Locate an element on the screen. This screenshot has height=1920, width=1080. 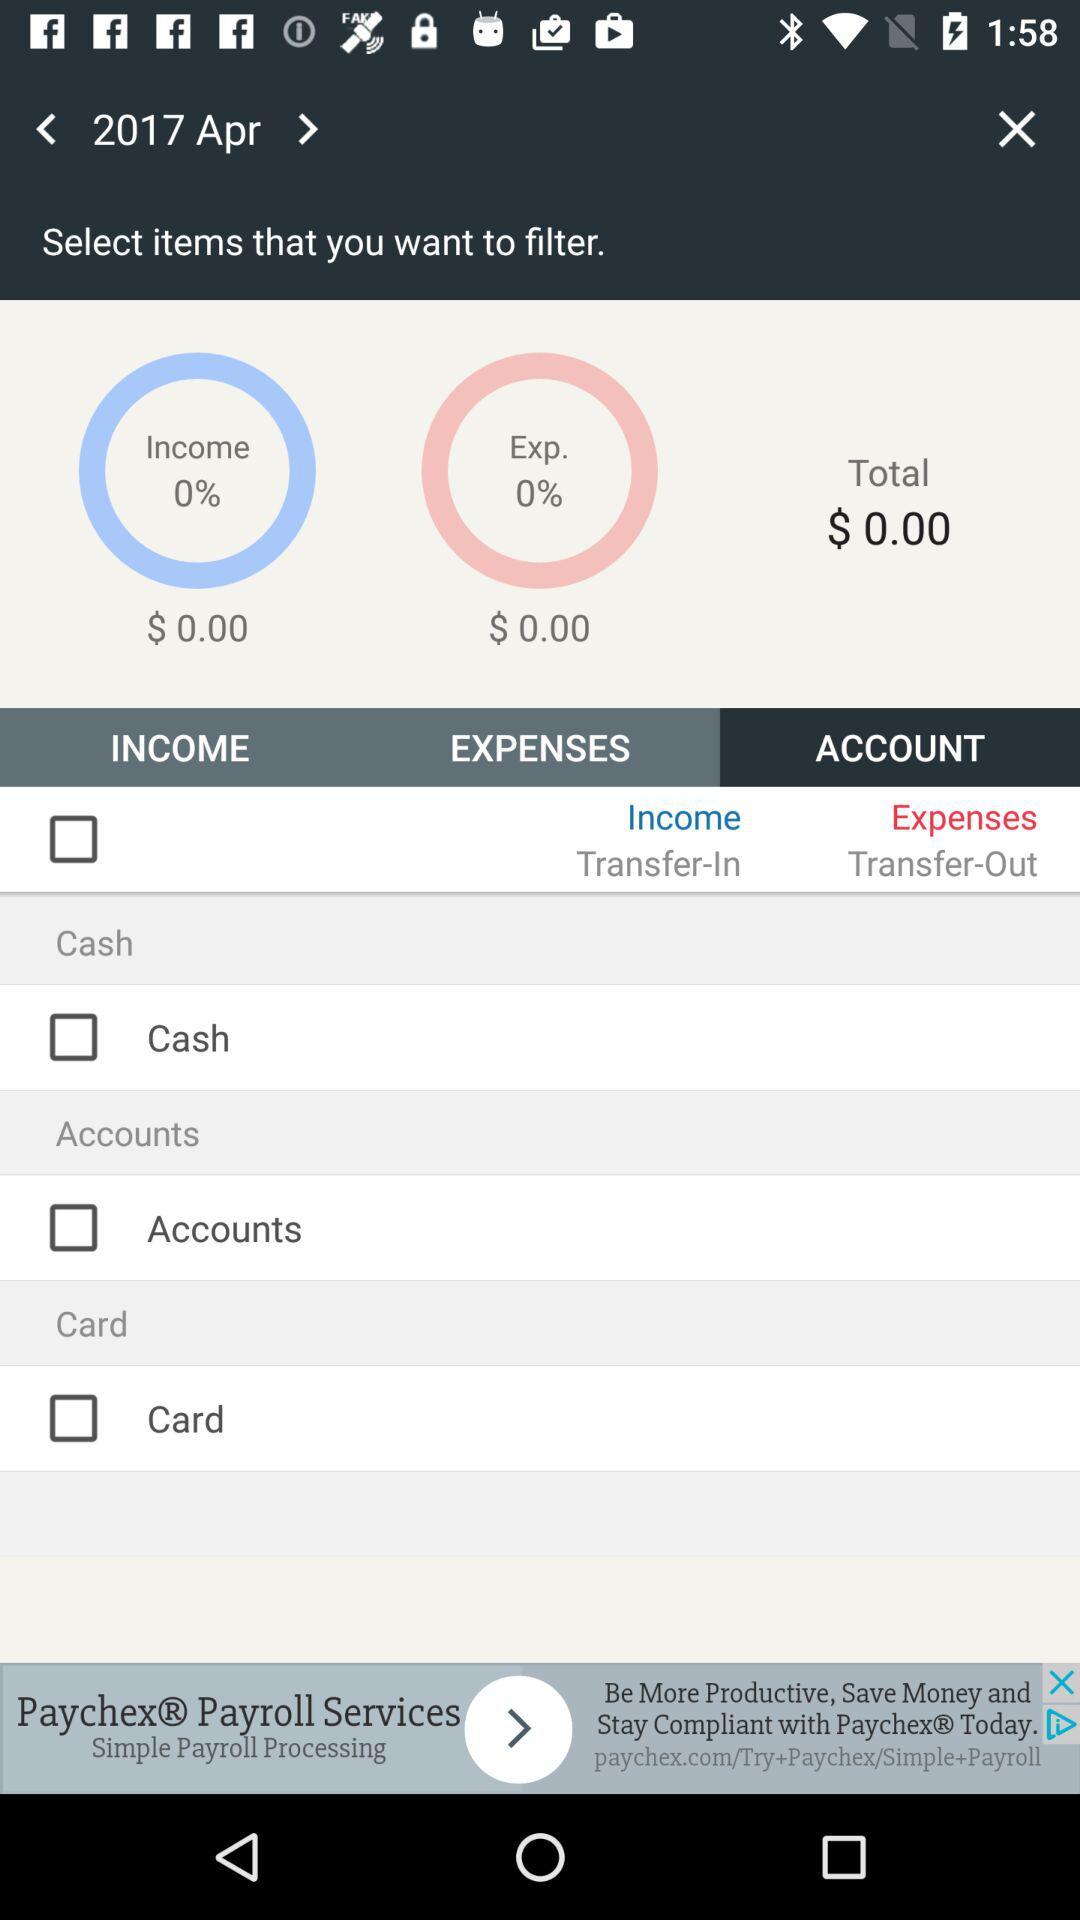
the arrow_forward icon is located at coordinates (307, 127).